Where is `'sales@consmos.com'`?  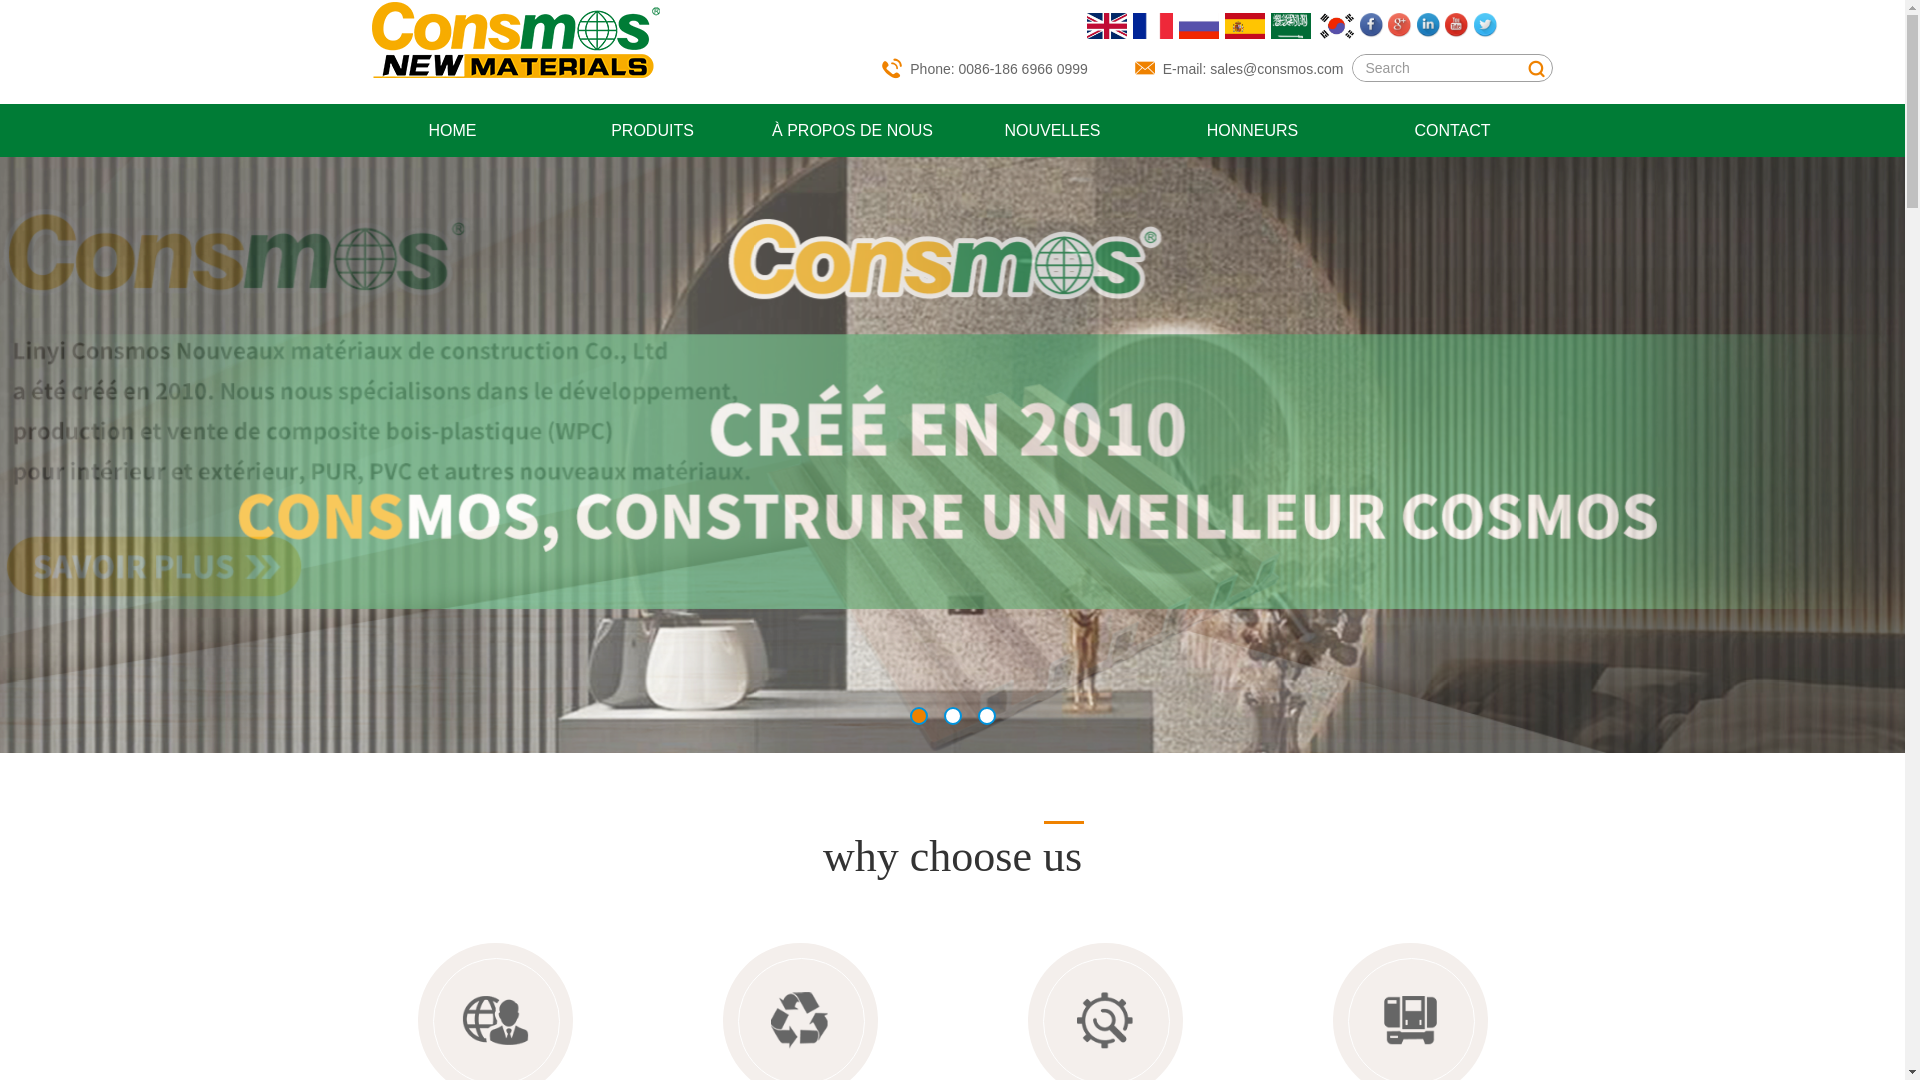
'sales@consmos.com' is located at coordinates (1275, 68).